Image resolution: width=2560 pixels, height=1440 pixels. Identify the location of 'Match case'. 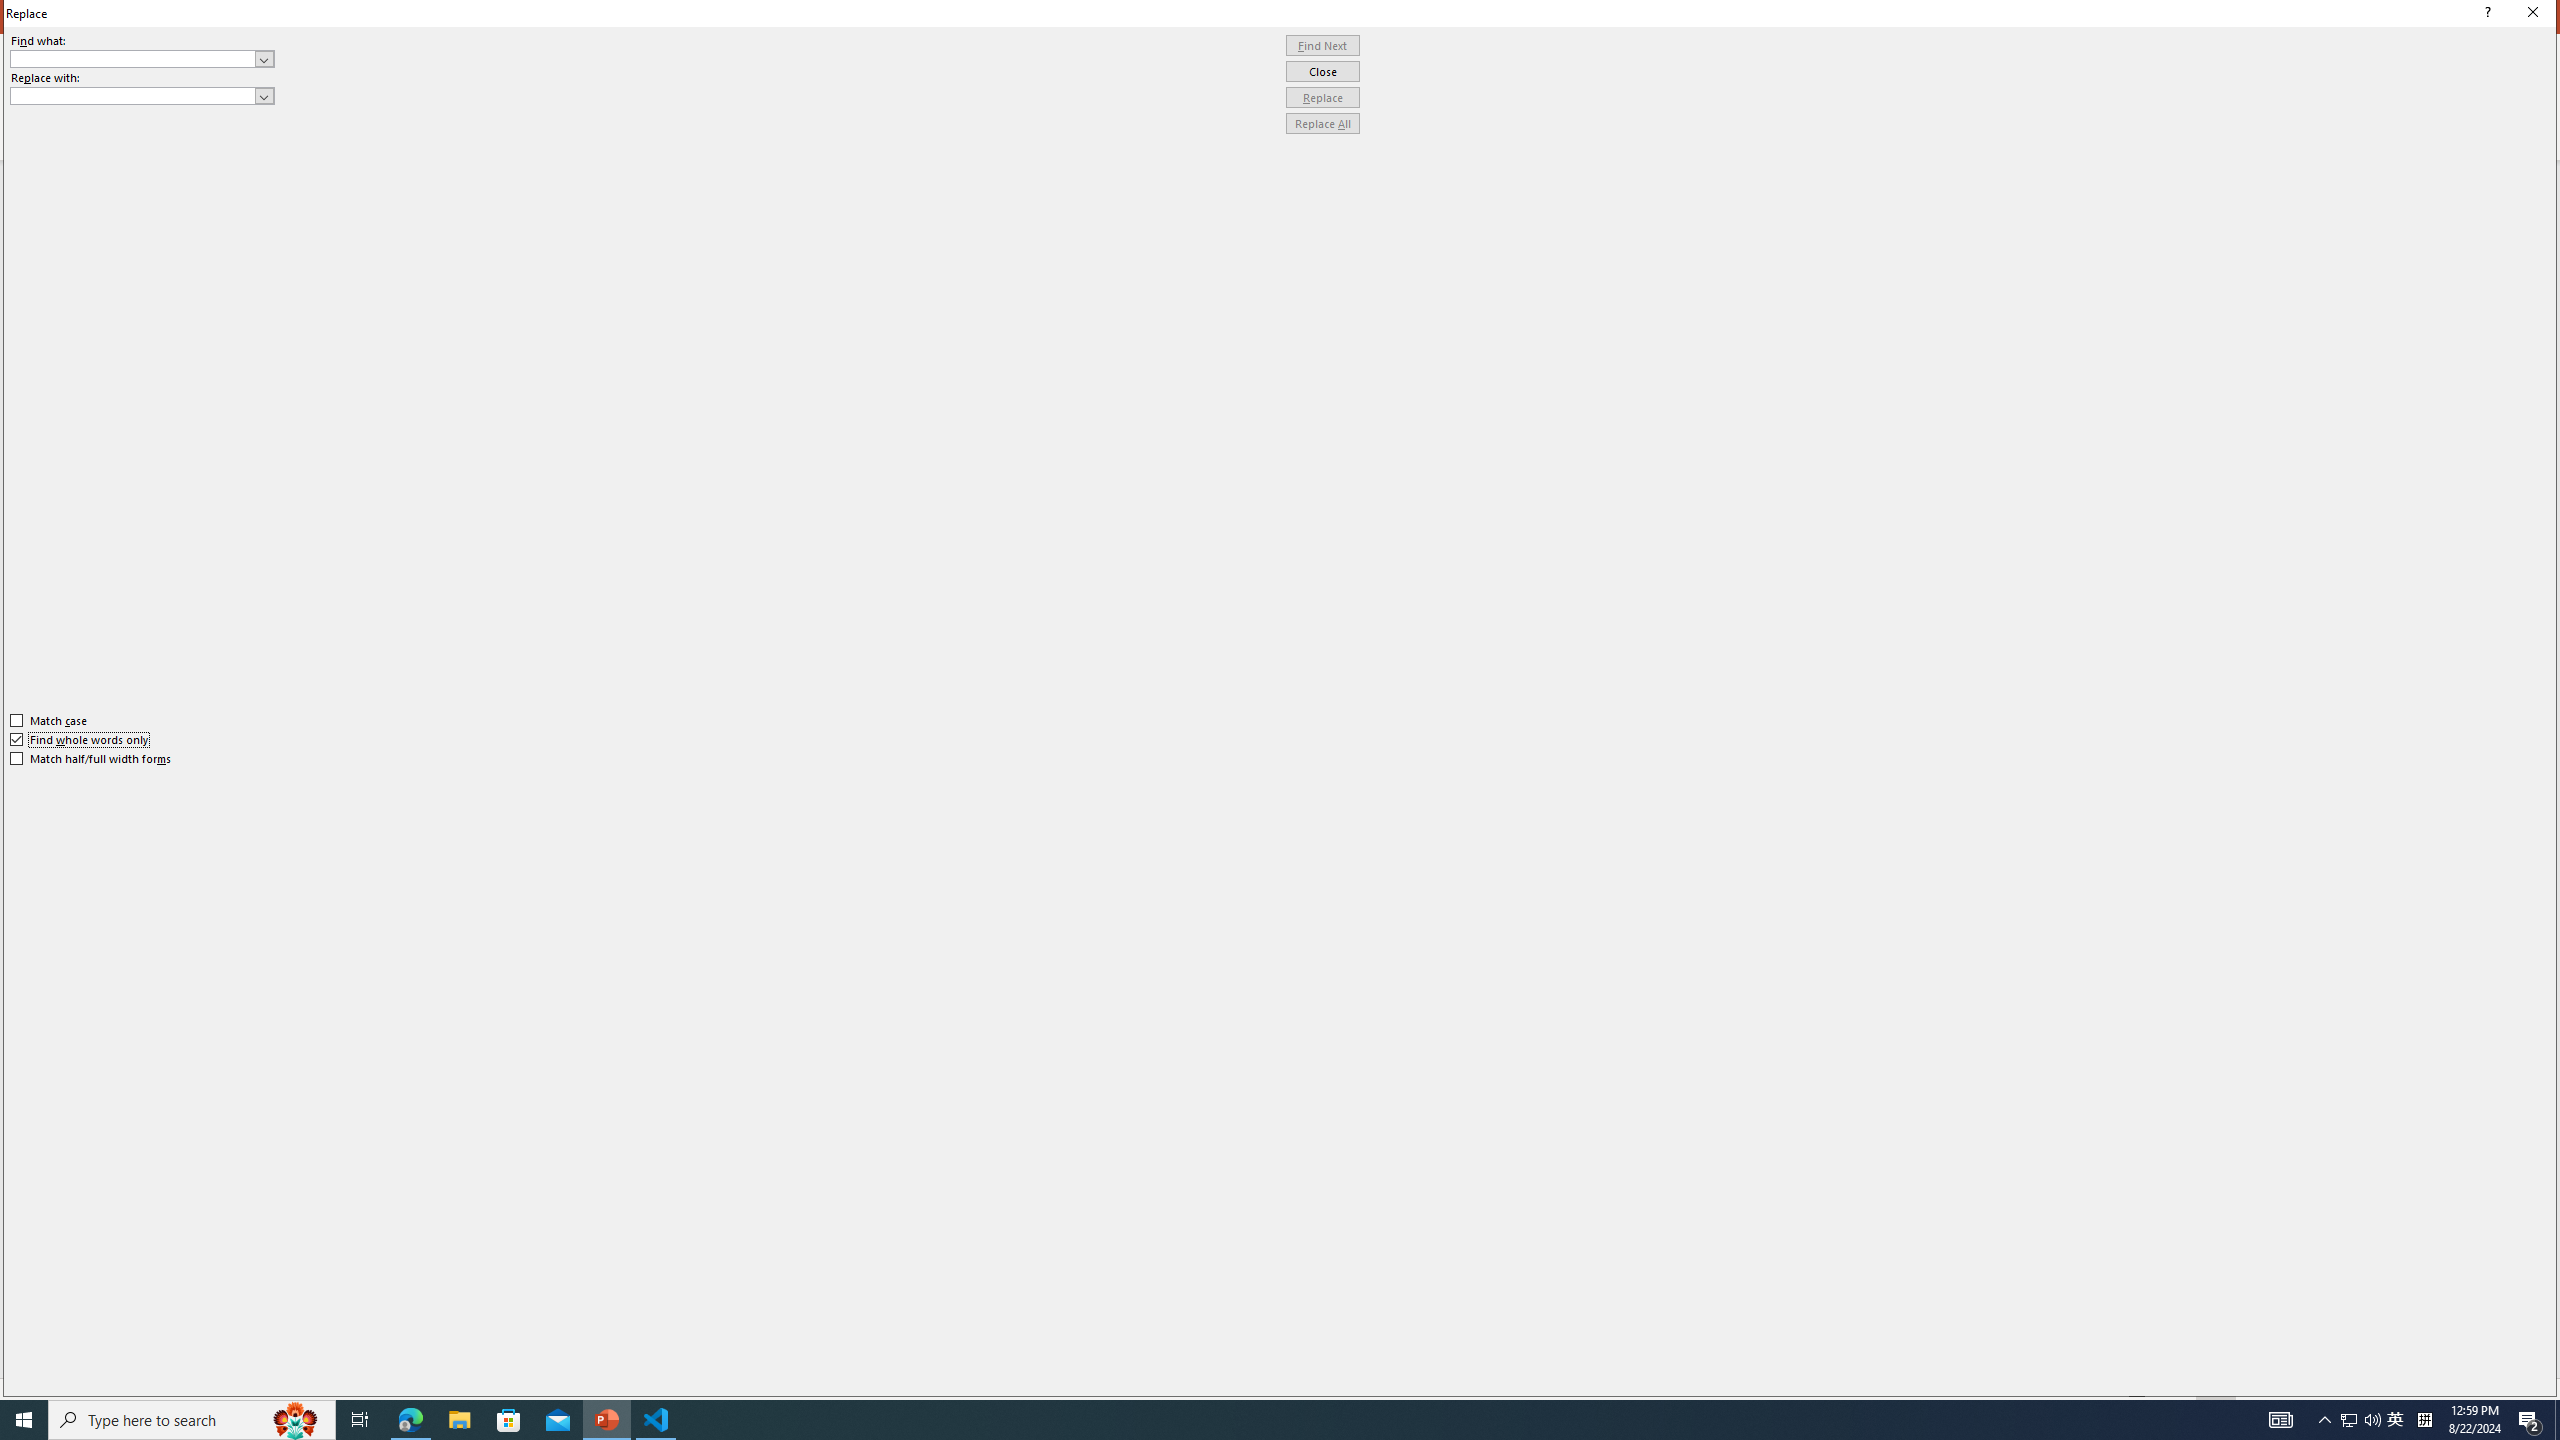
(48, 720).